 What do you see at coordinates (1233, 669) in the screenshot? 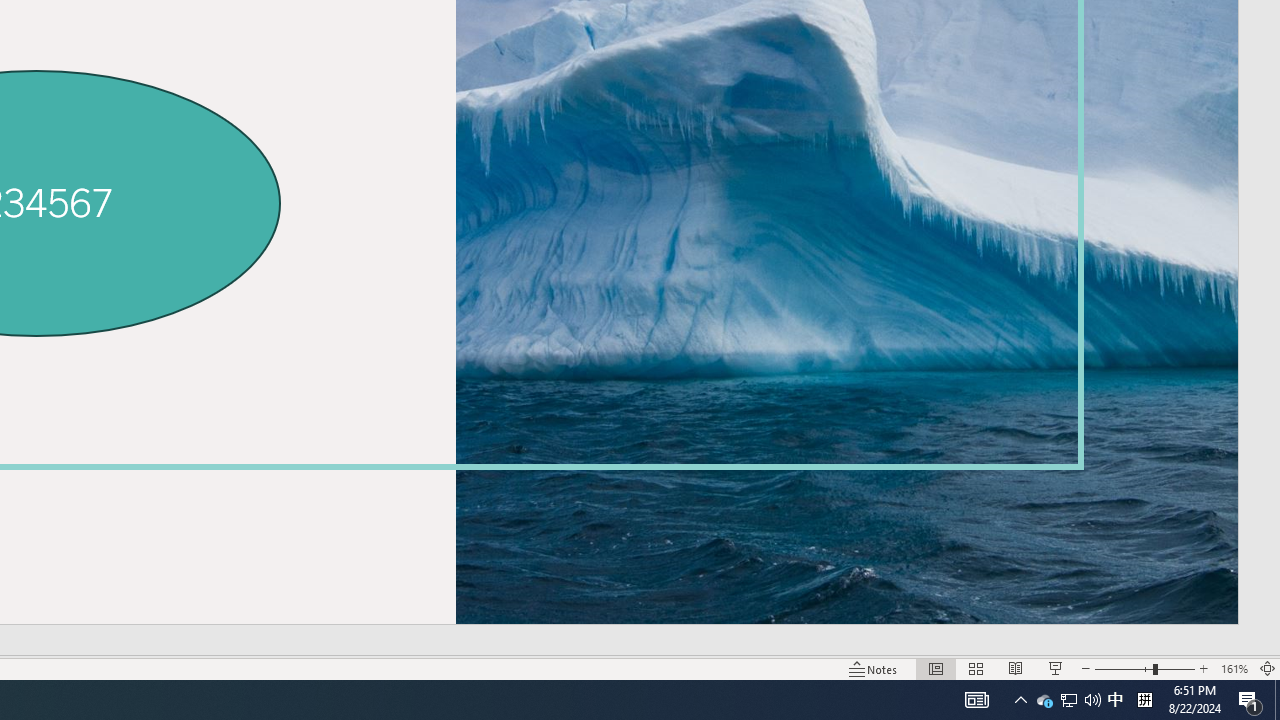
I see `'Zoom 161%'` at bounding box center [1233, 669].